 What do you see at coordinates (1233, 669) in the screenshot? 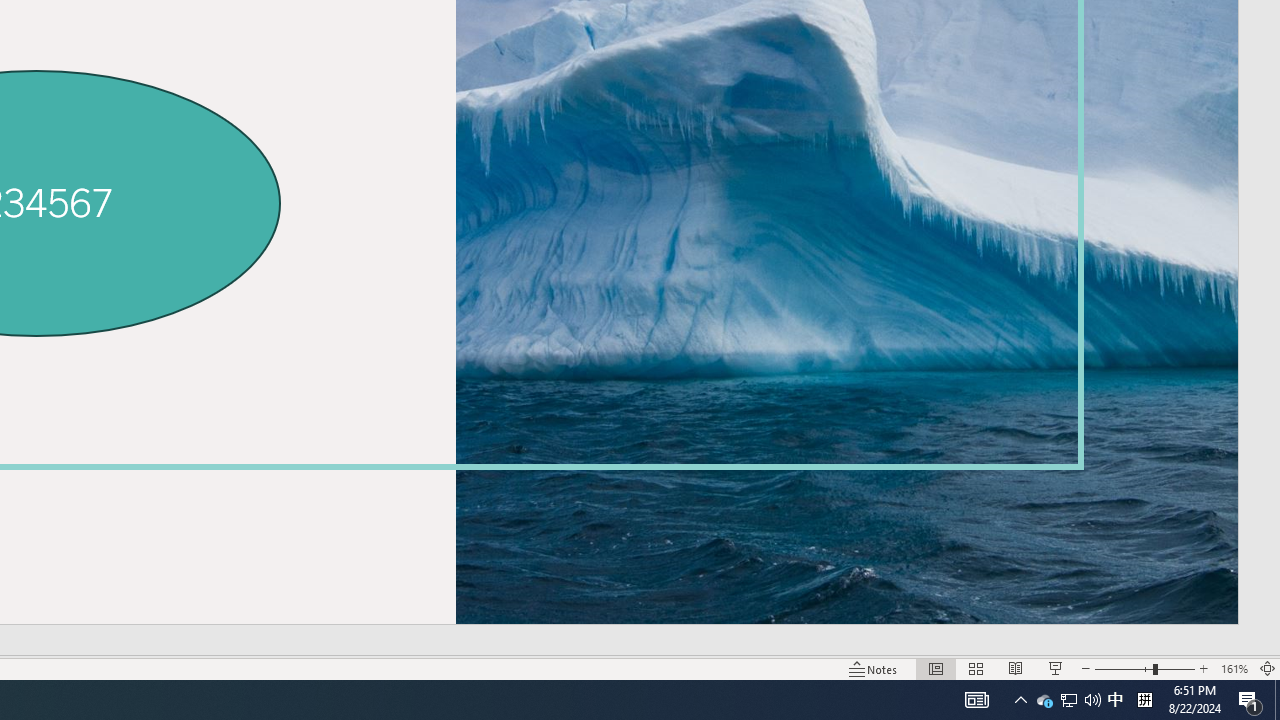
I see `'Zoom 161%'` at bounding box center [1233, 669].